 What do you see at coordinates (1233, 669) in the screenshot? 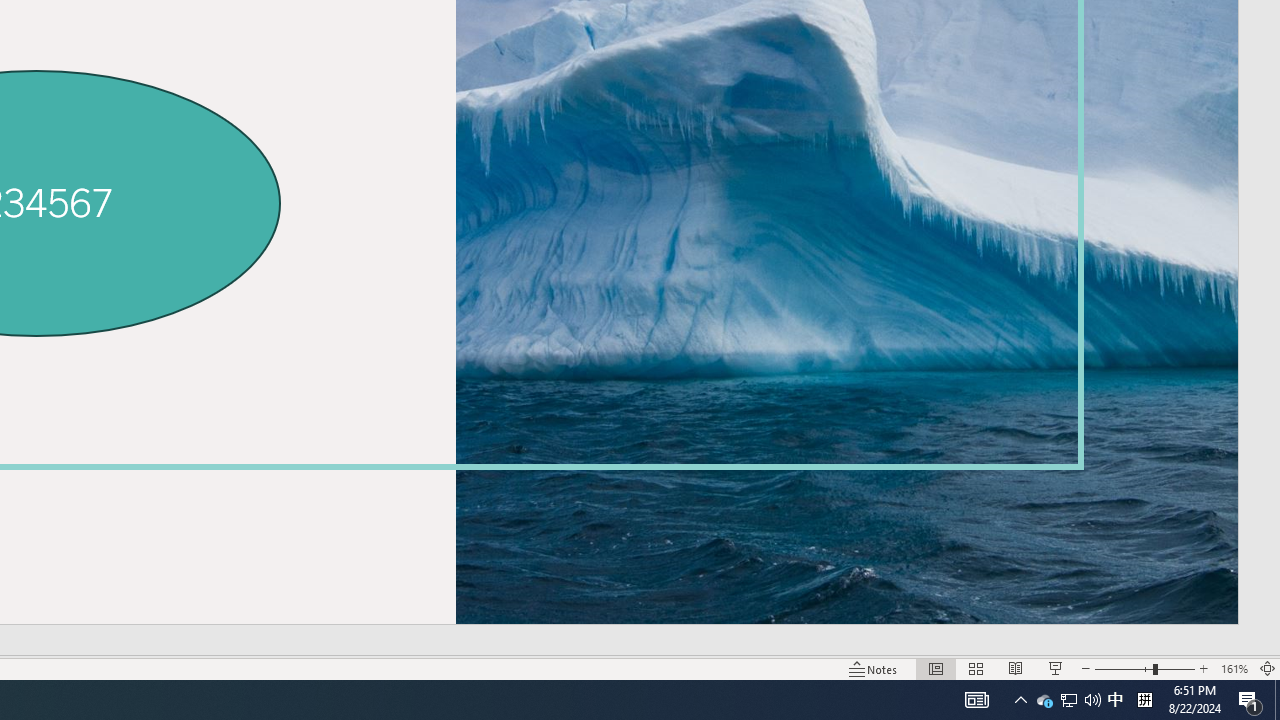
I see `'Zoom 161%'` at bounding box center [1233, 669].